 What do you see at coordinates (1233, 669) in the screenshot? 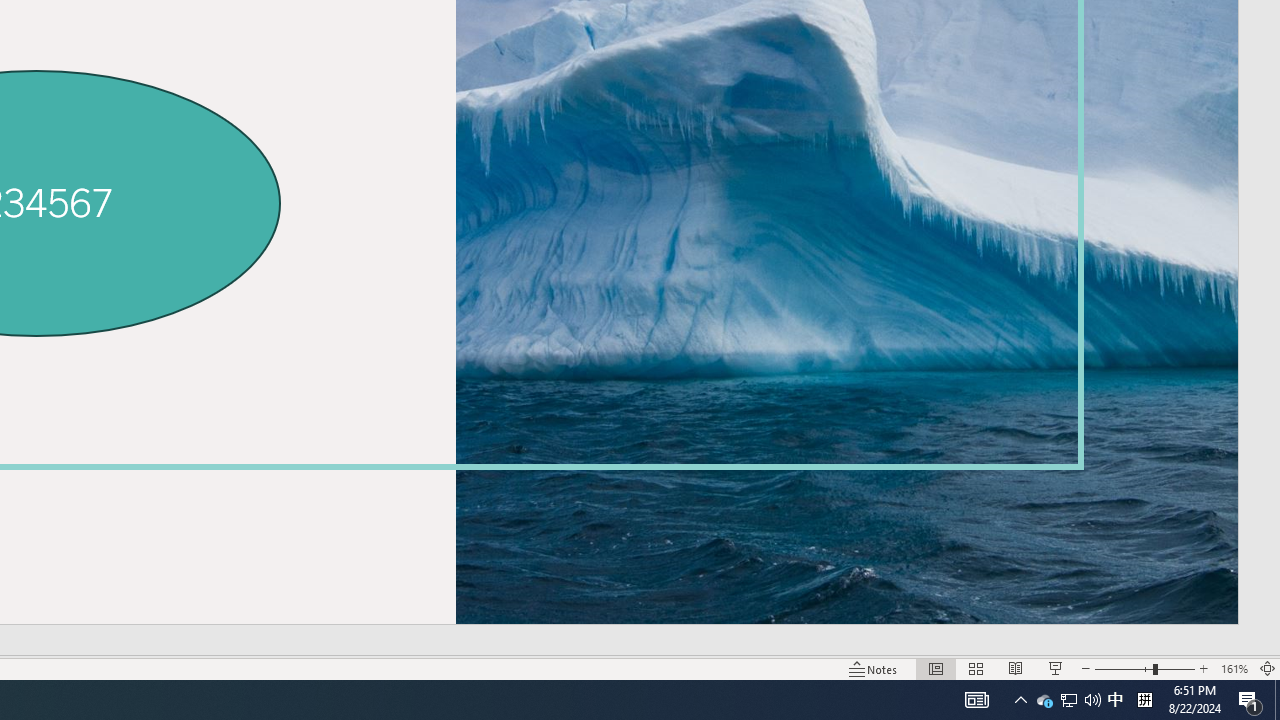
I see `'Zoom 161%'` at bounding box center [1233, 669].